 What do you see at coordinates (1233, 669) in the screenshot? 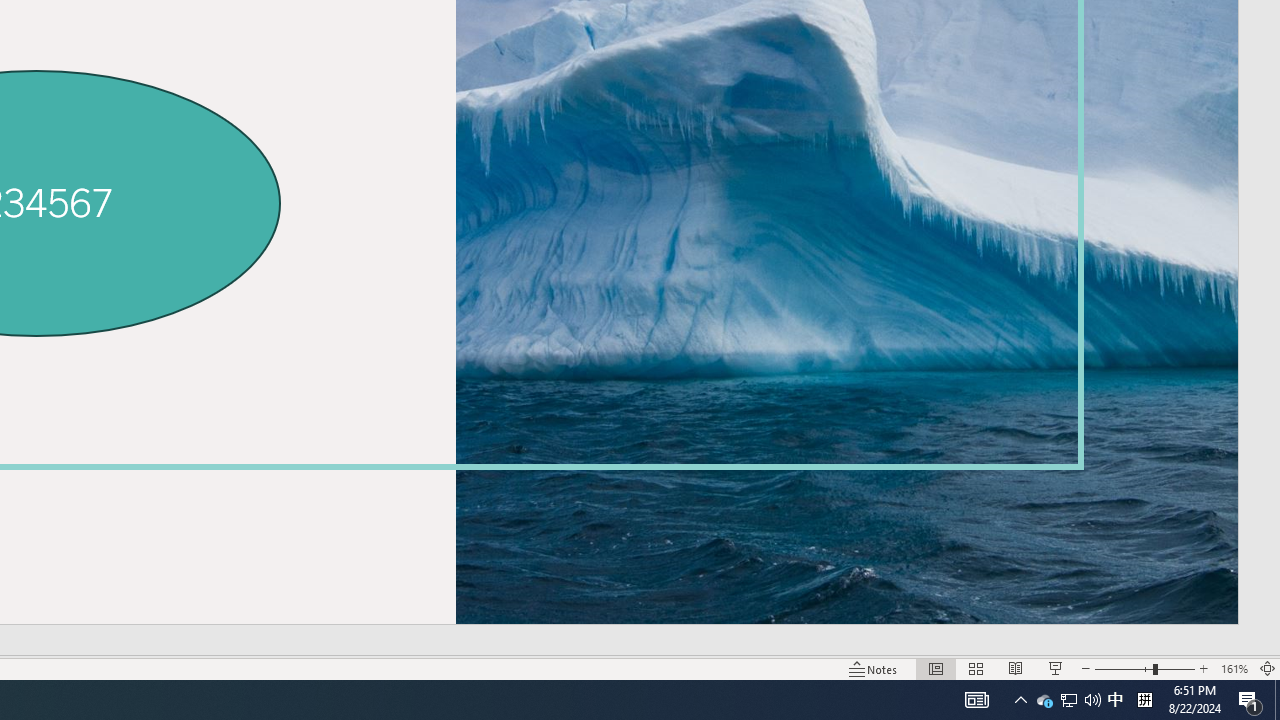
I see `'Zoom 161%'` at bounding box center [1233, 669].